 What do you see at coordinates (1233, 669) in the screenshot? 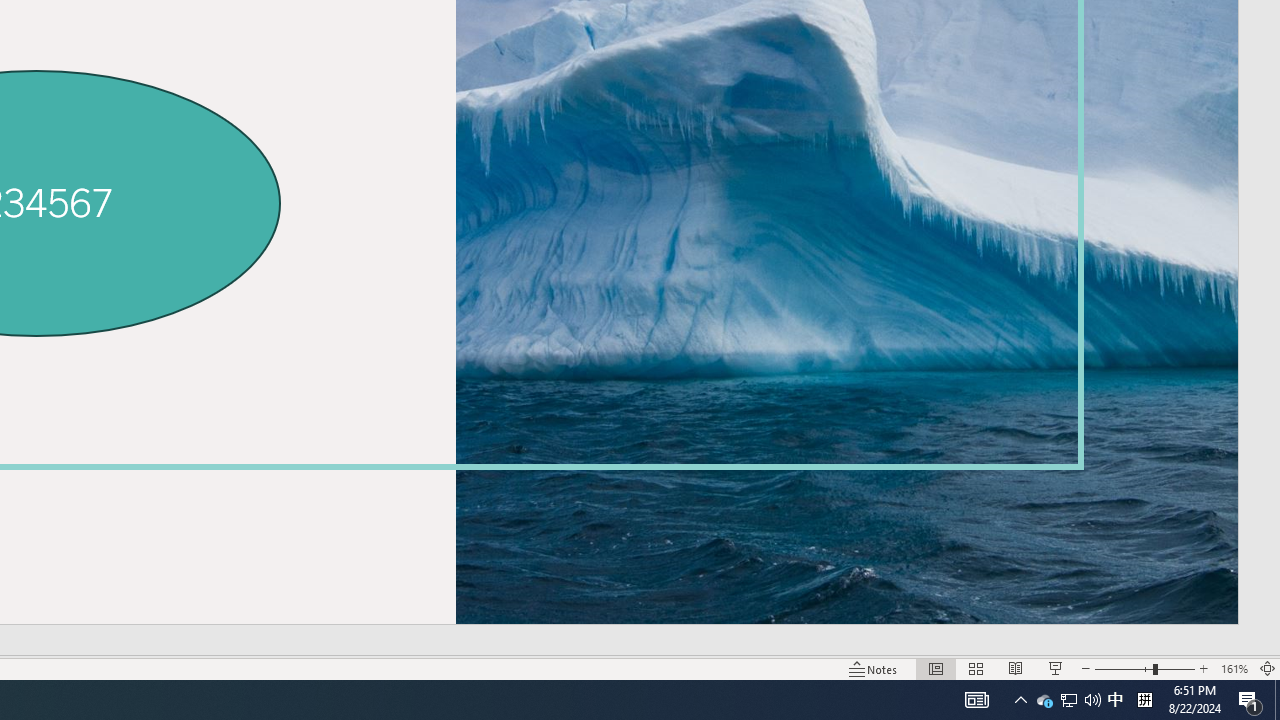
I see `'Zoom 161%'` at bounding box center [1233, 669].